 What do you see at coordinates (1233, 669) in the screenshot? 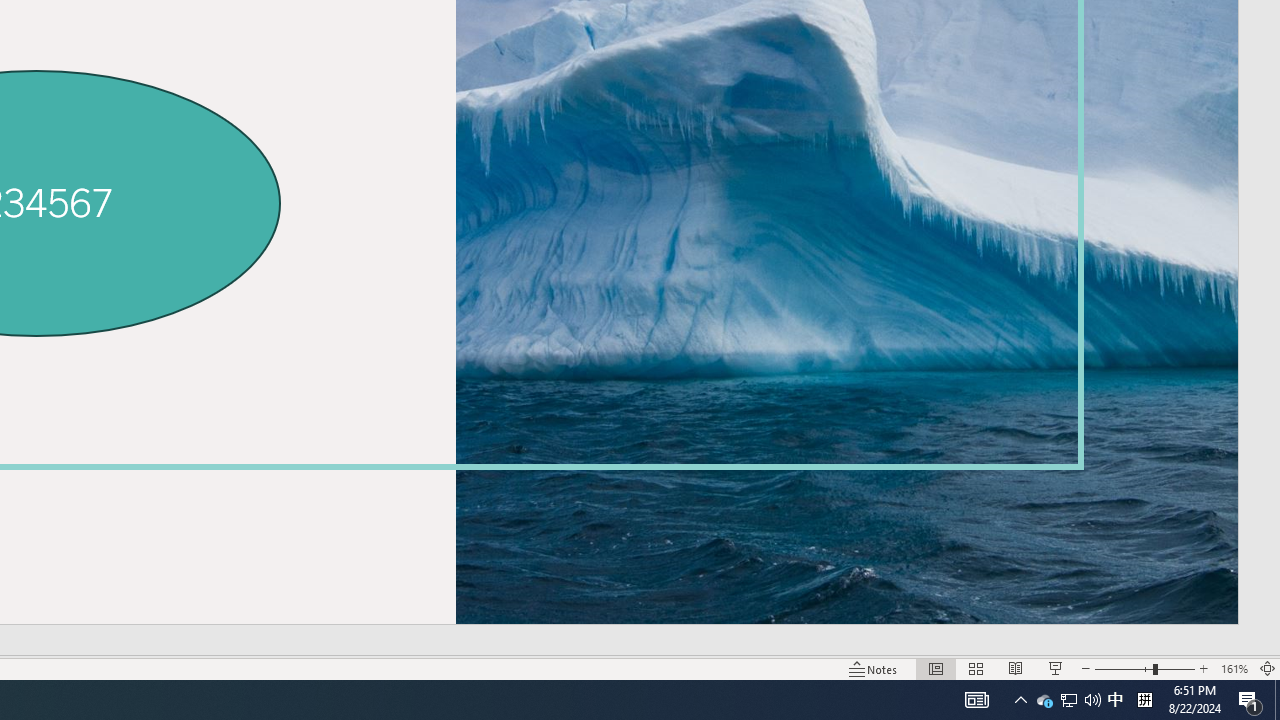
I see `'Zoom 161%'` at bounding box center [1233, 669].